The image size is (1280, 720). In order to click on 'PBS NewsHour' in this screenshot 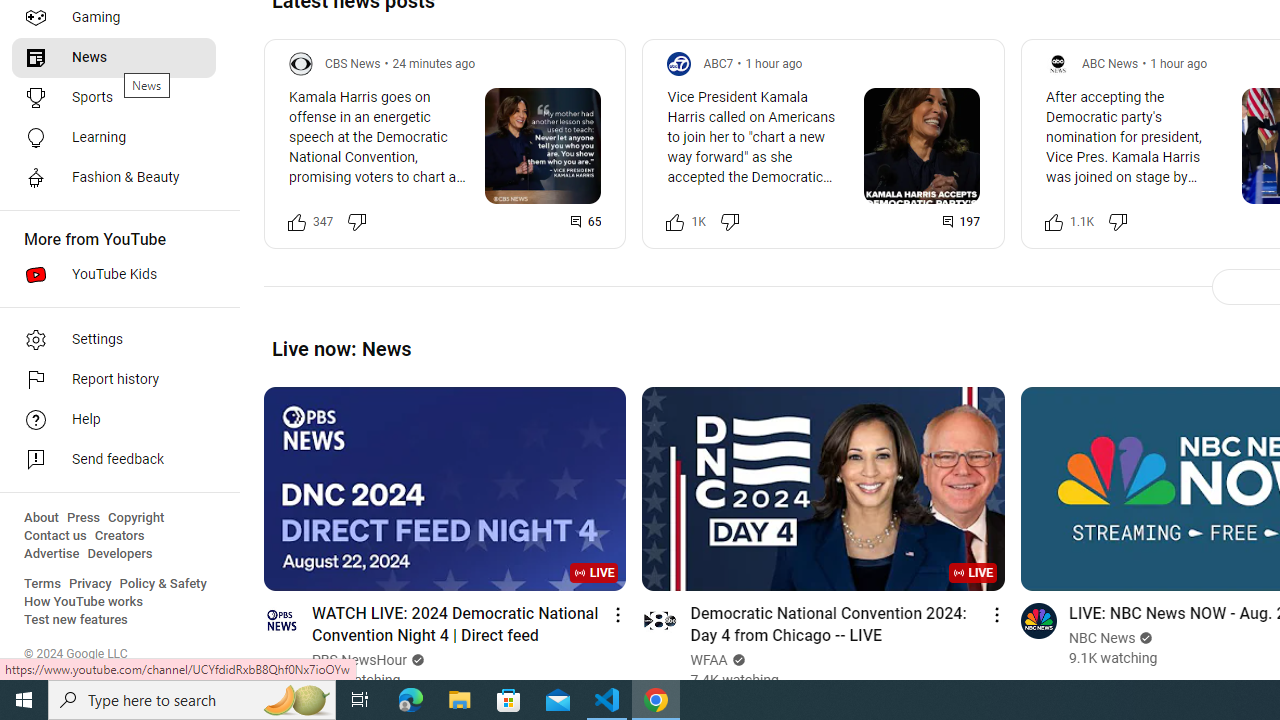, I will do `click(360, 660)`.